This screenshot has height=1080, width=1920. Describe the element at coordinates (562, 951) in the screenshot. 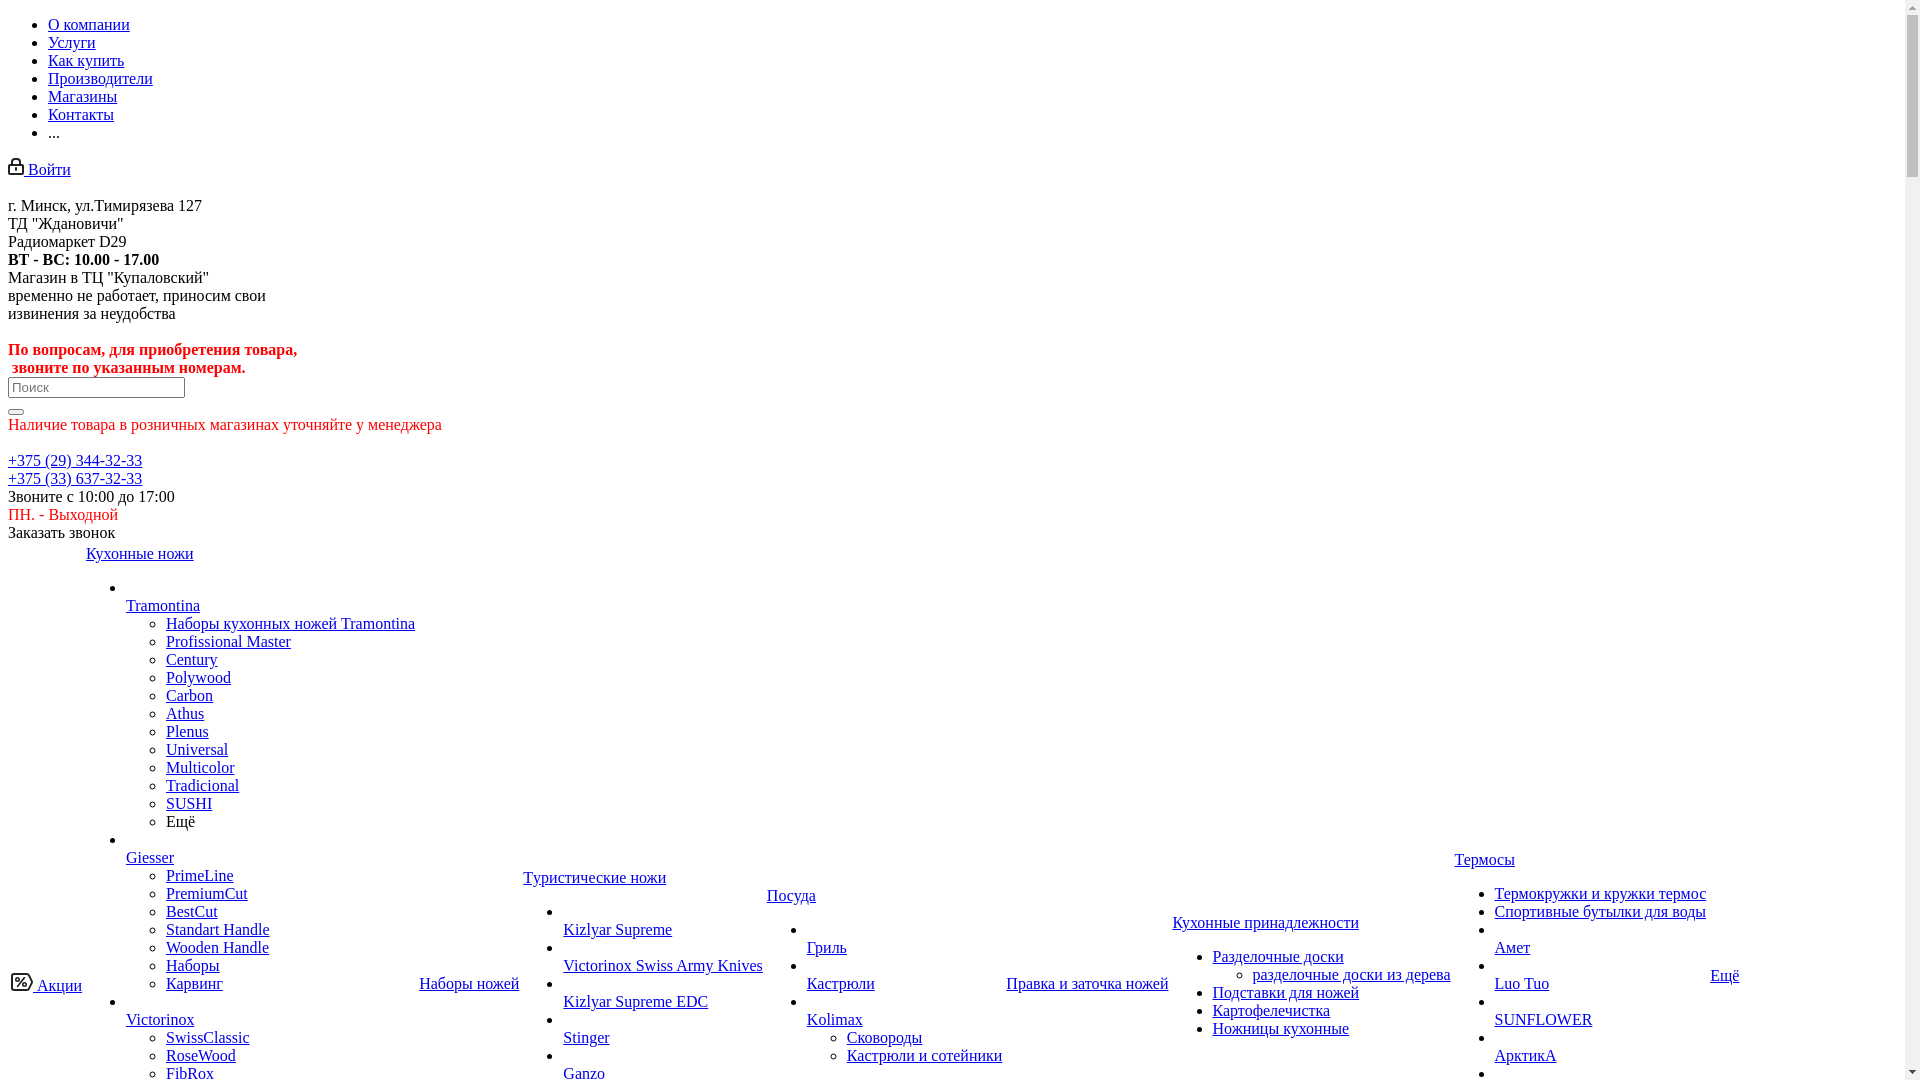

I see `'Victorinox  Swiss Army Knives'` at that location.